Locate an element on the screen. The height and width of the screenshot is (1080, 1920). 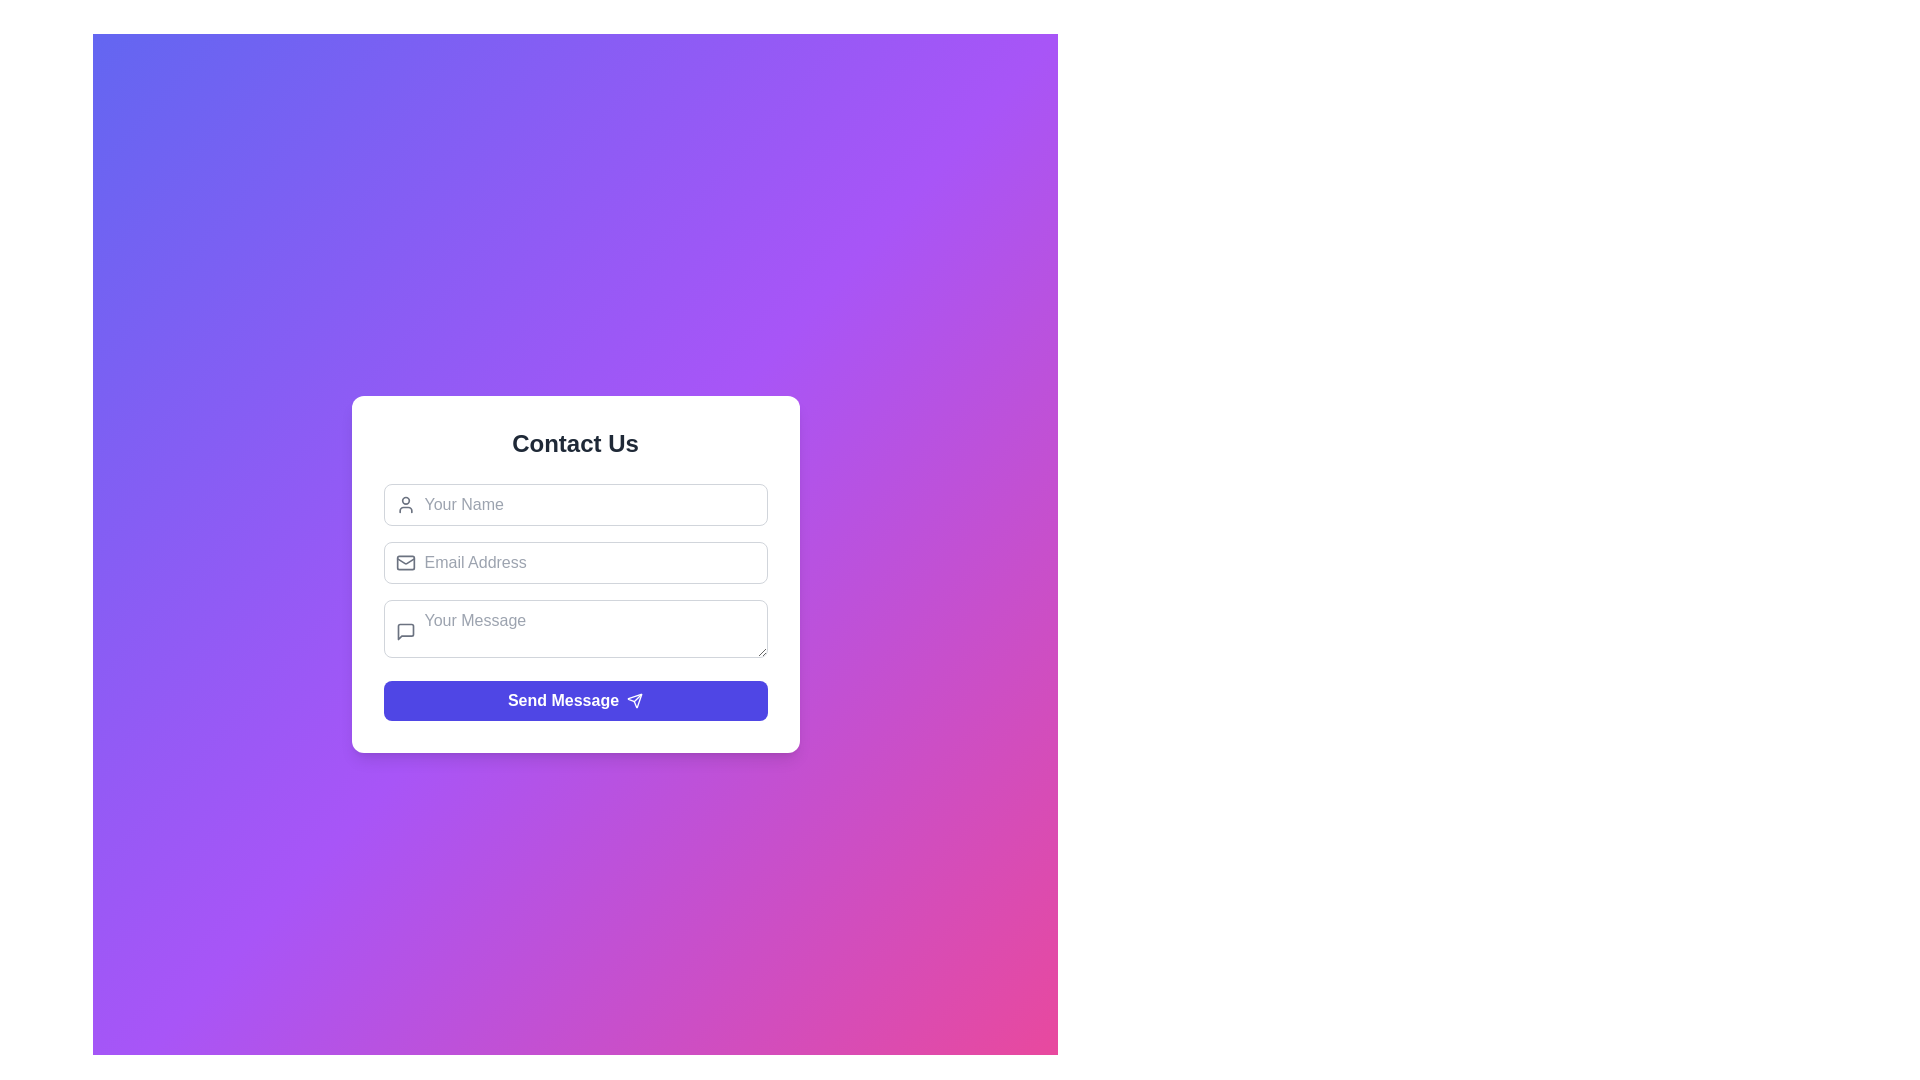
the gray envelope icon associated with email functionalities, positioned to the left of the 'Email Address' input field is located at coordinates (404, 562).